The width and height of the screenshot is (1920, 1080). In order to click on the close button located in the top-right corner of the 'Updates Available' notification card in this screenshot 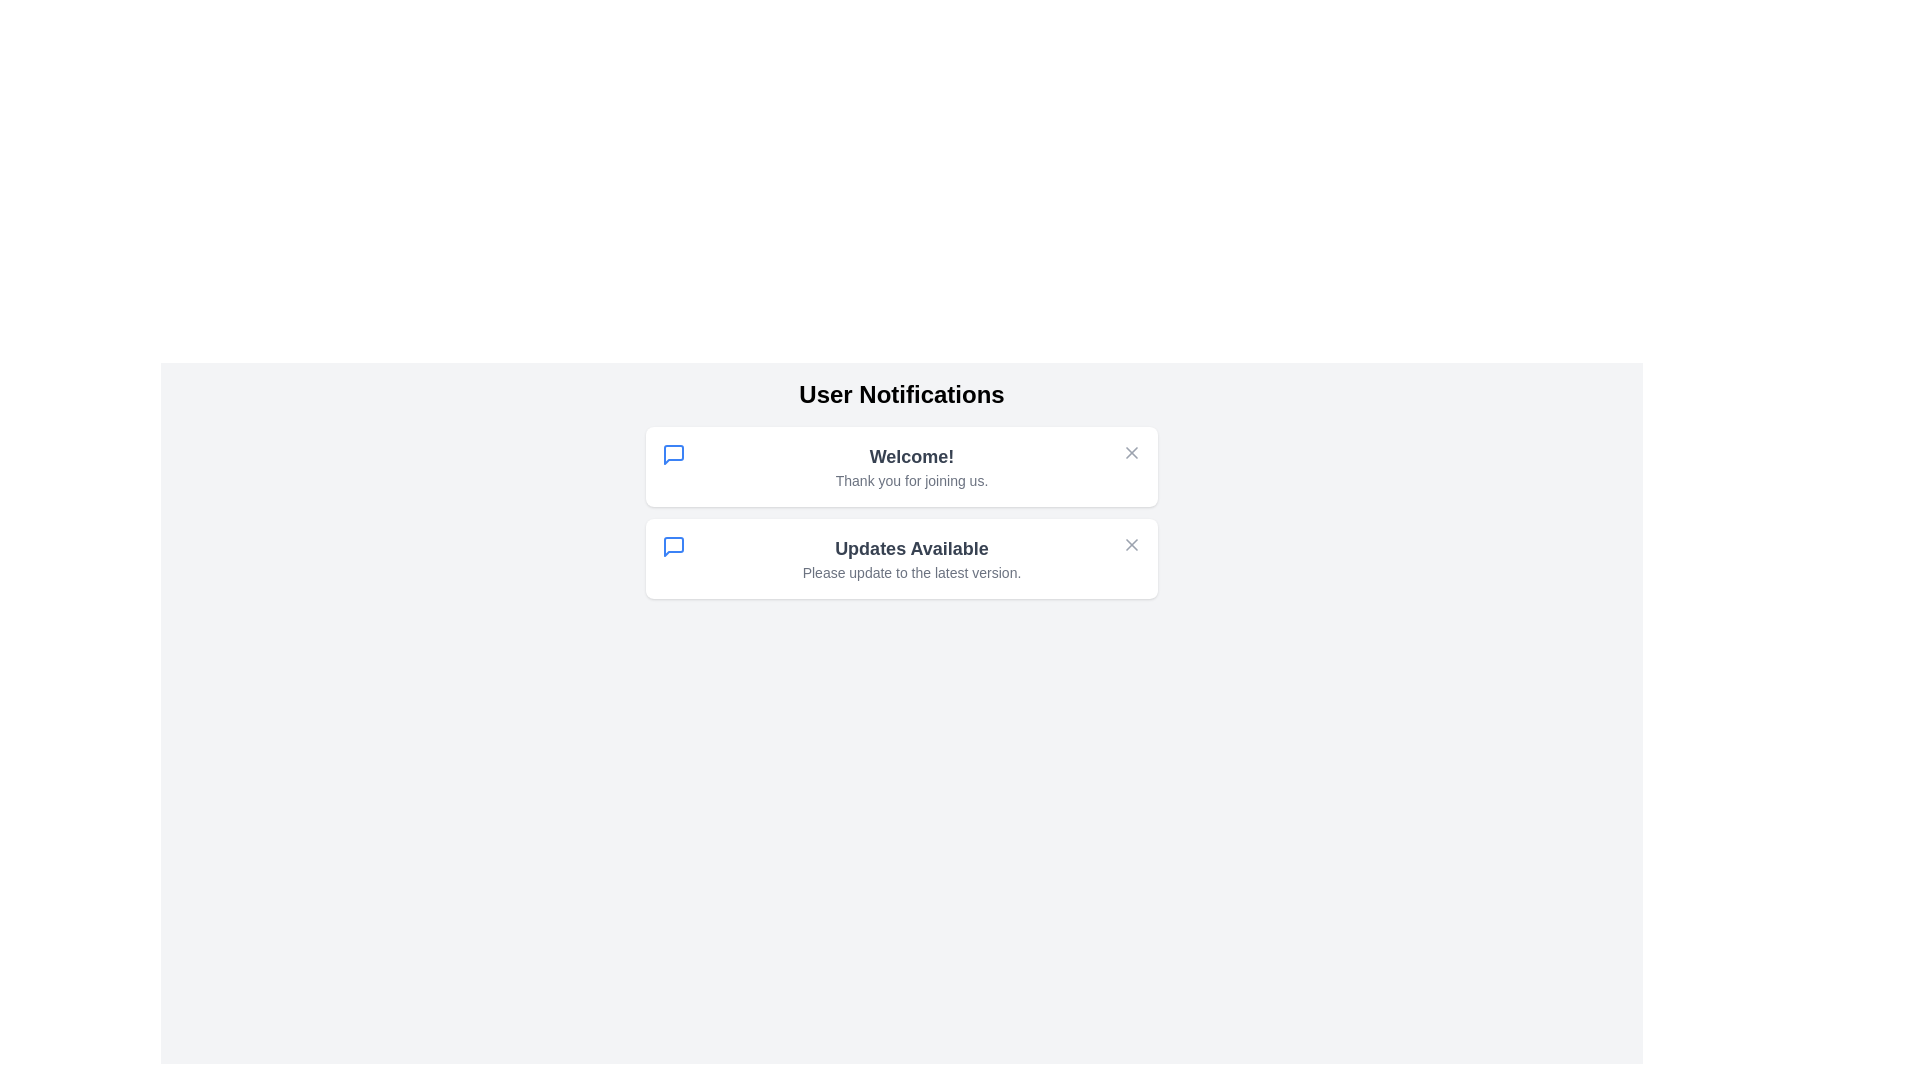, I will do `click(1132, 544)`.